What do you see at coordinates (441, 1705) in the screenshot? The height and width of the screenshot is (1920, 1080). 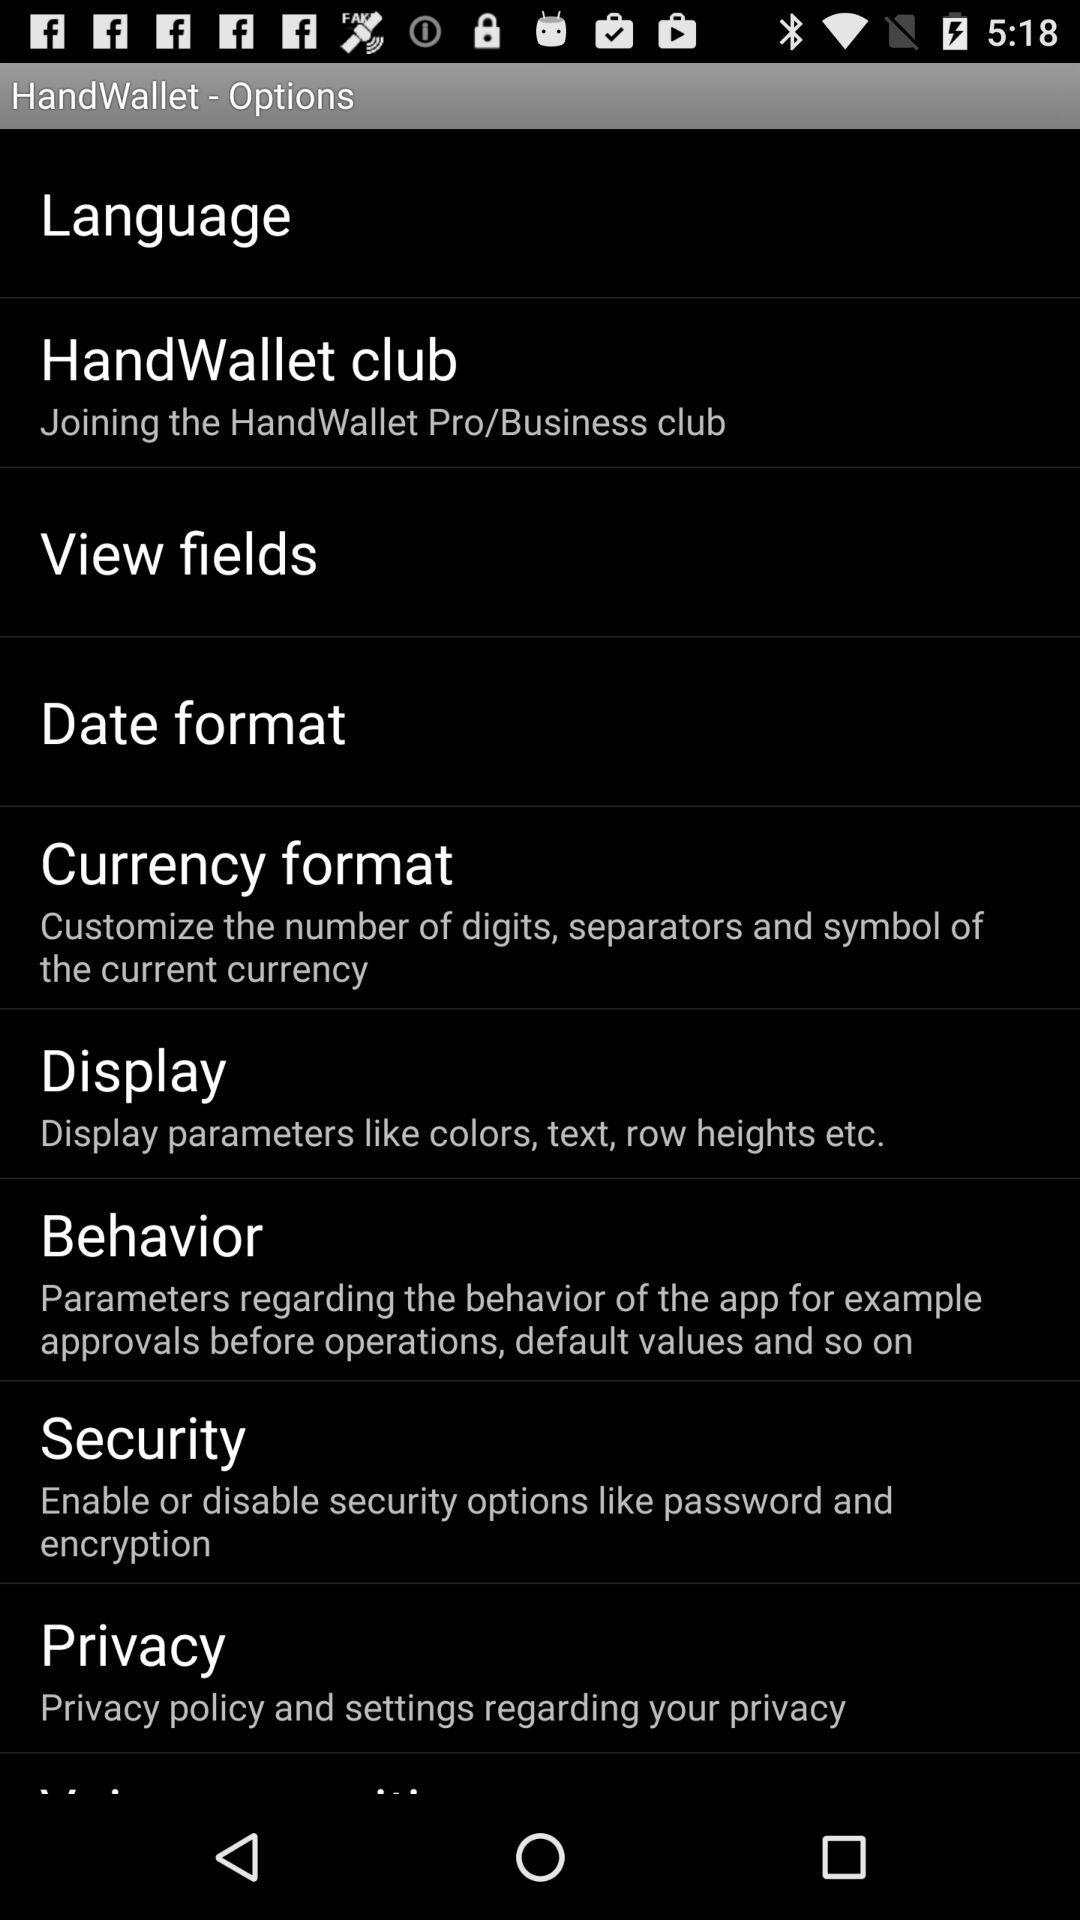 I see `icon below the privacy app` at bounding box center [441, 1705].